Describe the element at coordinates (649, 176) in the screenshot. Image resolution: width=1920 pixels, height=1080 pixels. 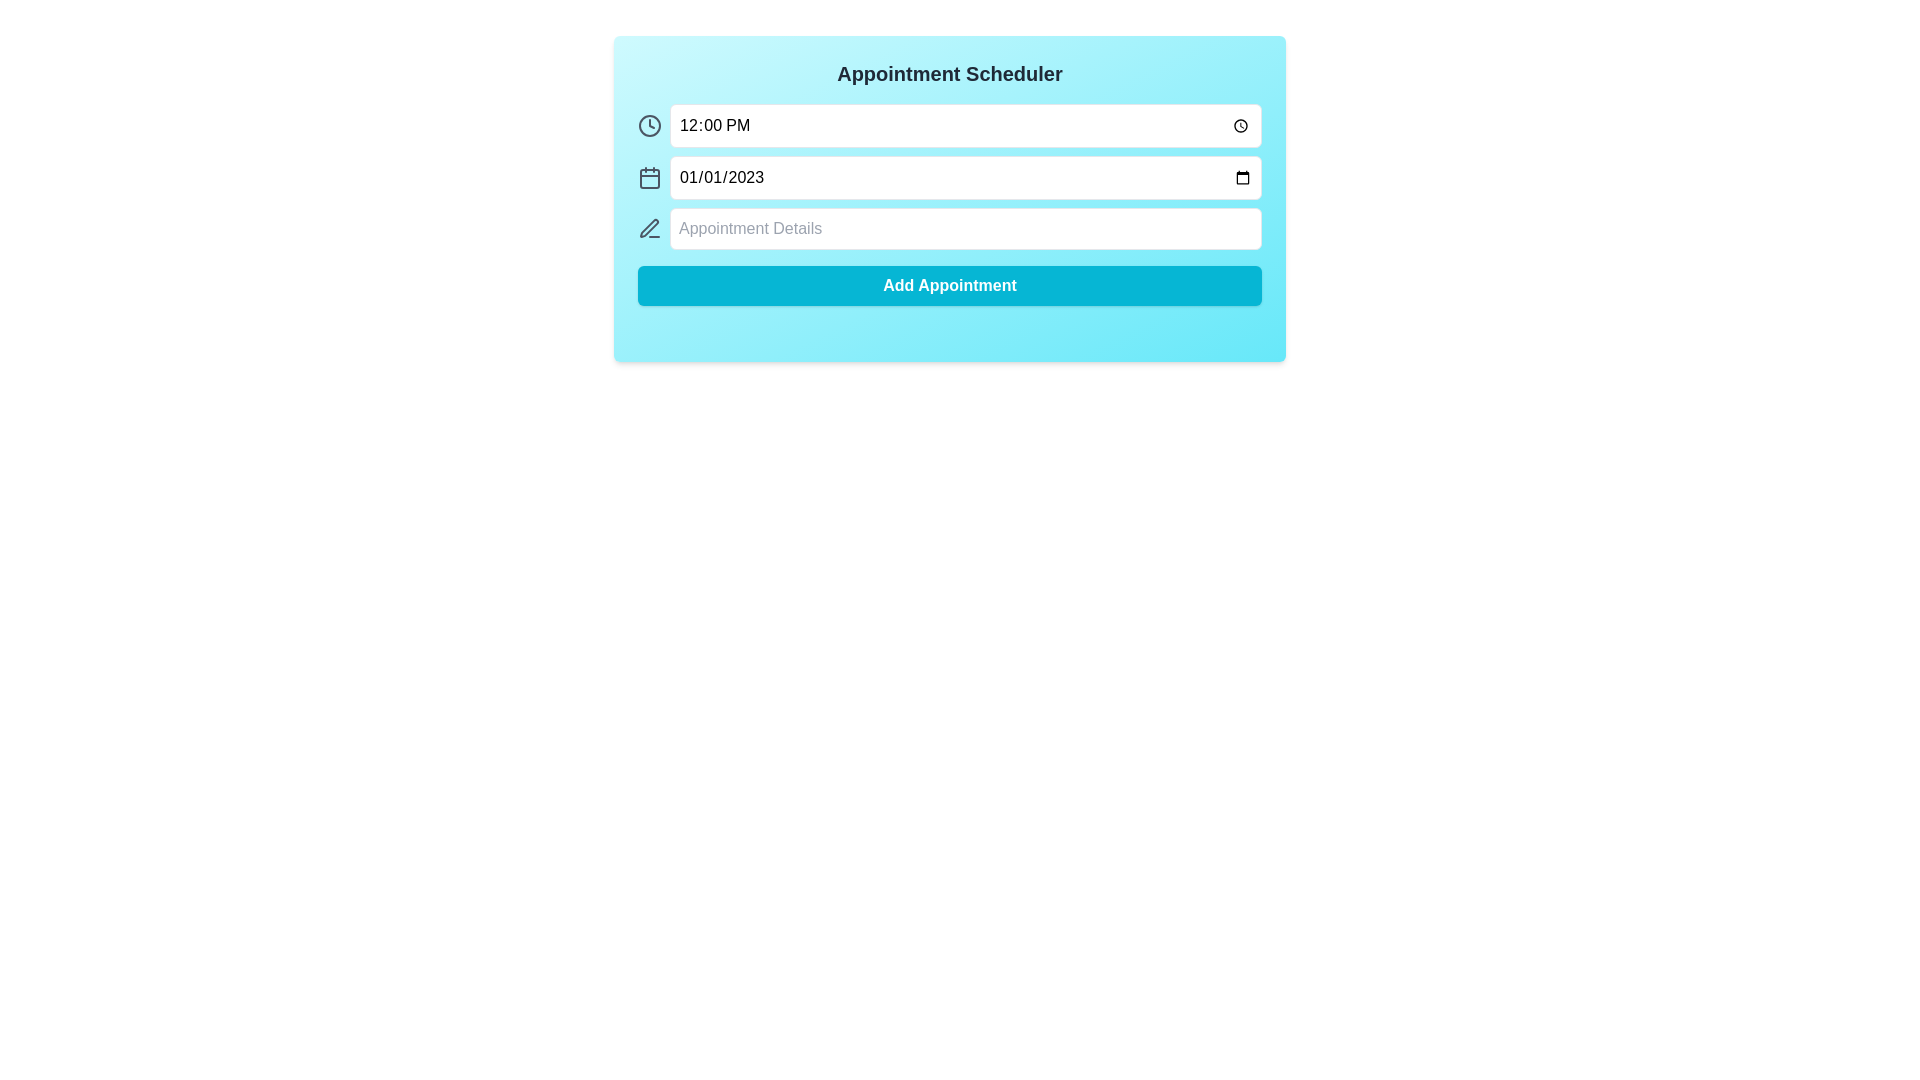
I see `the icon located to the left of the date input field, which is associated with the date selection functionality` at that location.